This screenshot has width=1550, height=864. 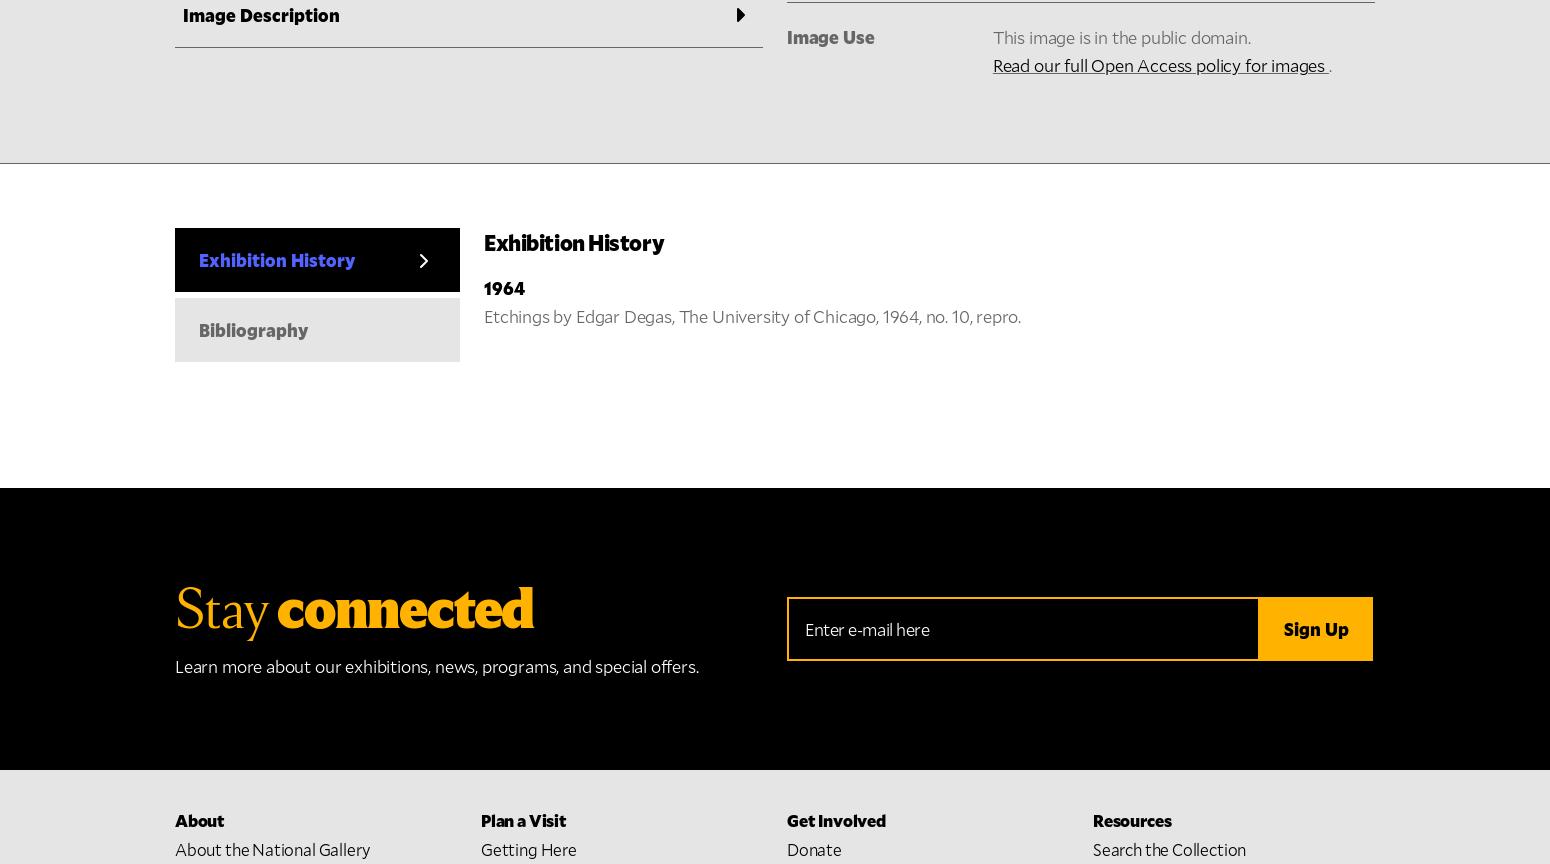 I want to click on 'Library', so click(x=1116, y=328).